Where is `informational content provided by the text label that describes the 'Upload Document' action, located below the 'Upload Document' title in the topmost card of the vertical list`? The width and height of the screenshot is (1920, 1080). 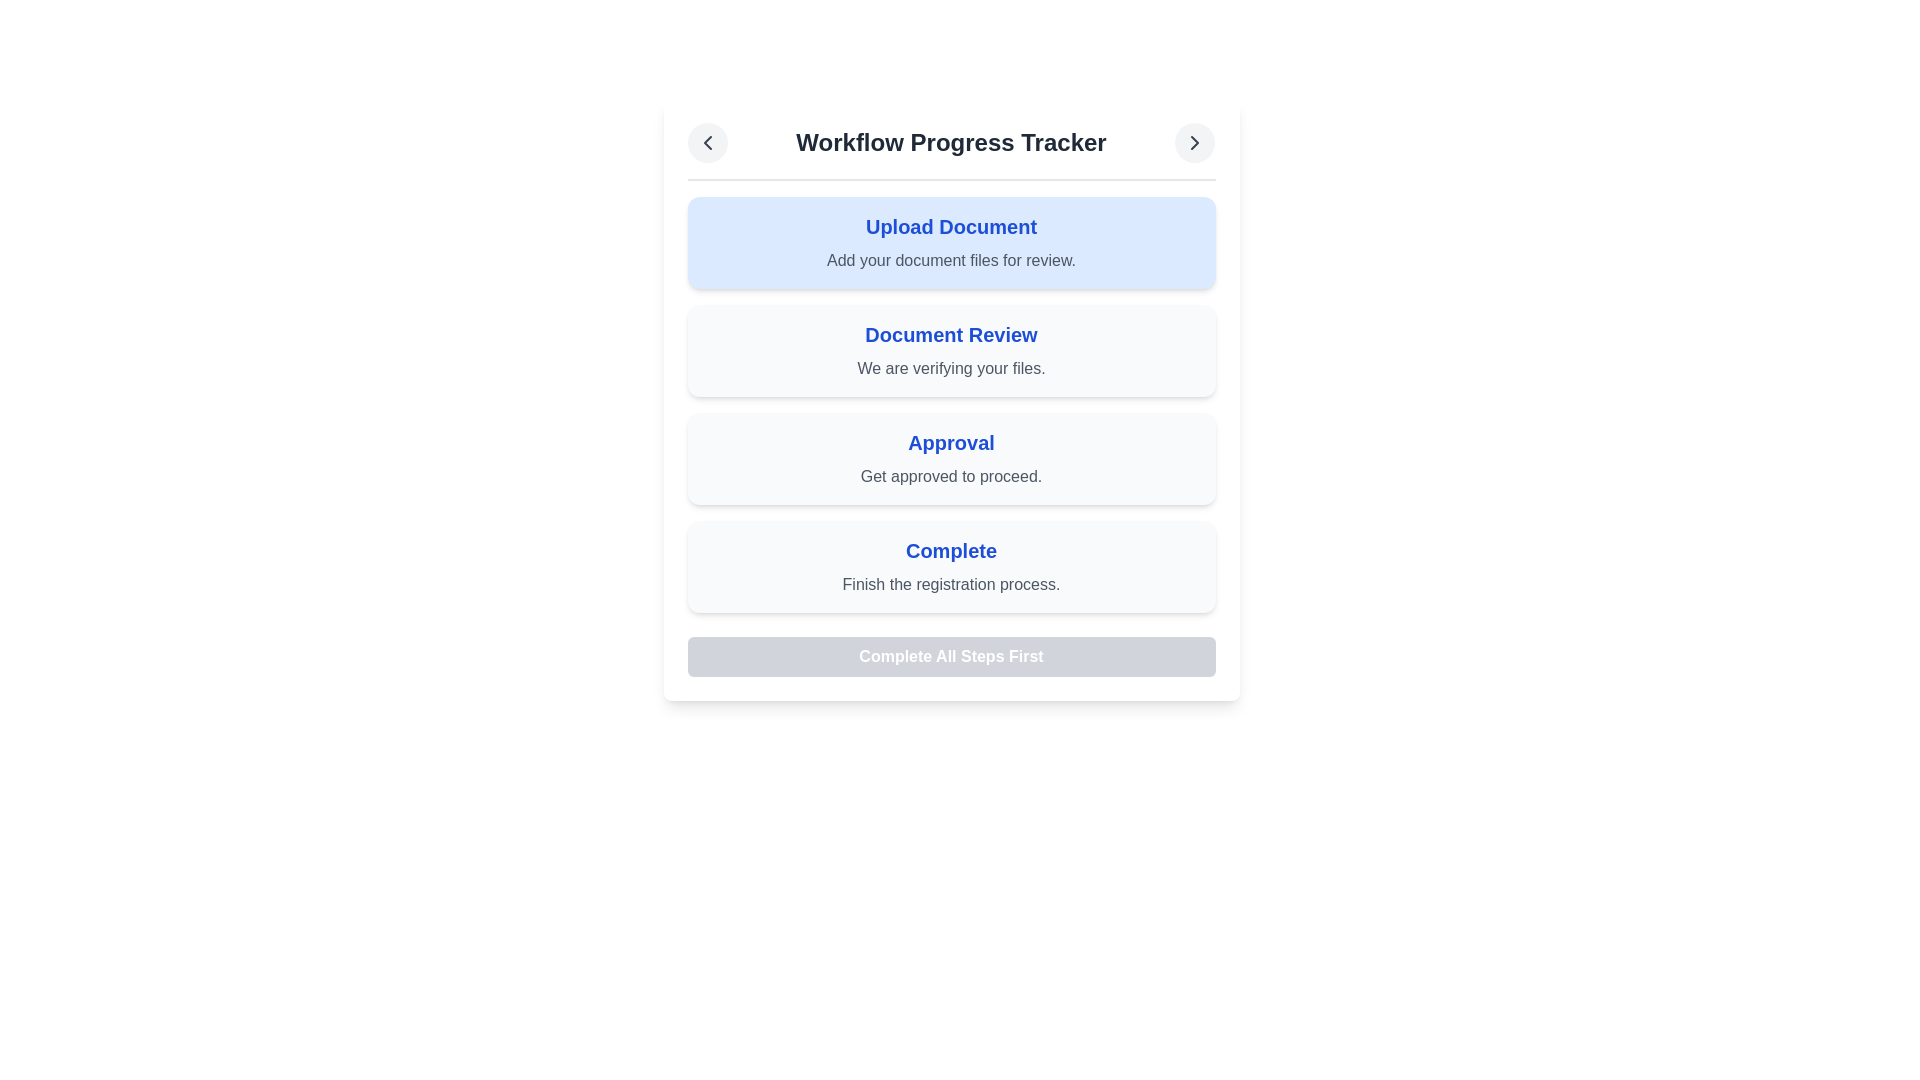
informational content provided by the text label that describes the 'Upload Document' action, located below the 'Upload Document' title in the topmost card of the vertical list is located at coordinates (950, 260).